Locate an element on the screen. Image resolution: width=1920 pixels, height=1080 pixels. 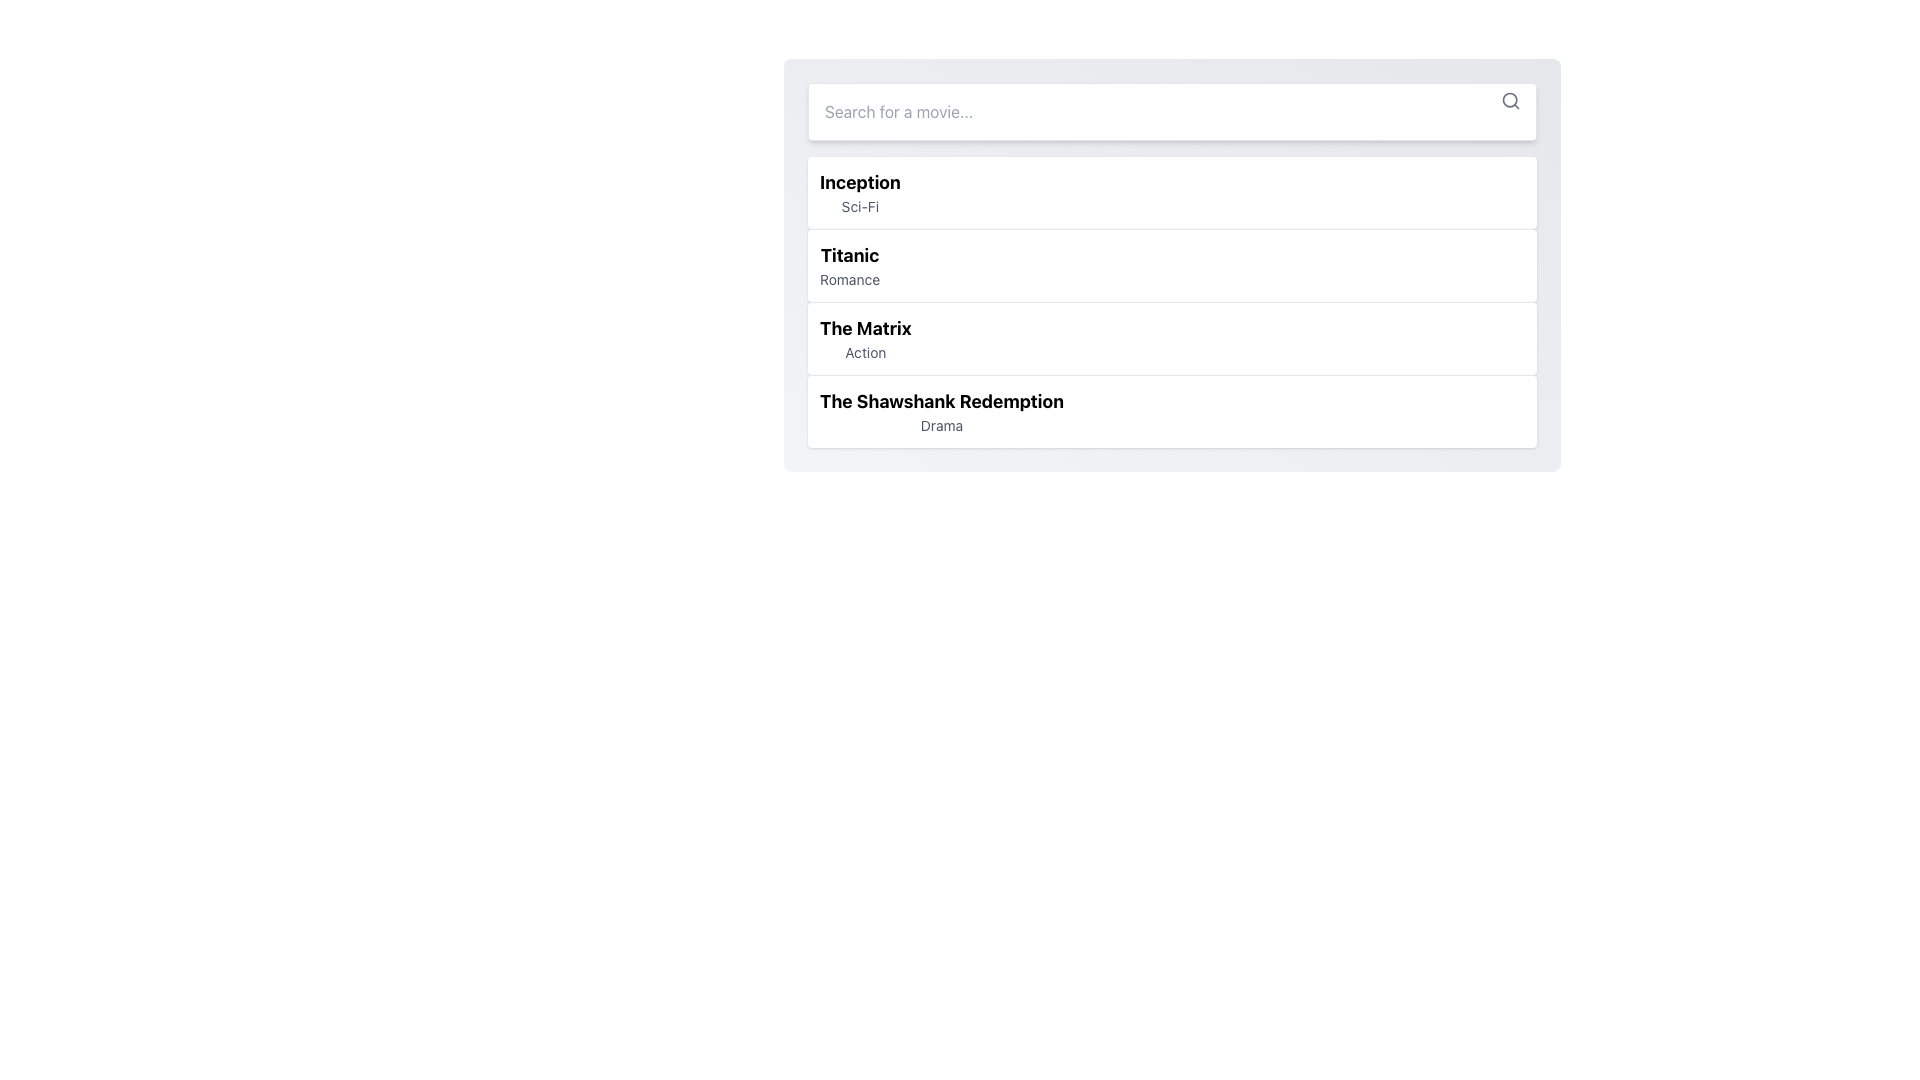
the list item displaying the title 'The Matrix' and genre 'Action' is located at coordinates (865, 338).